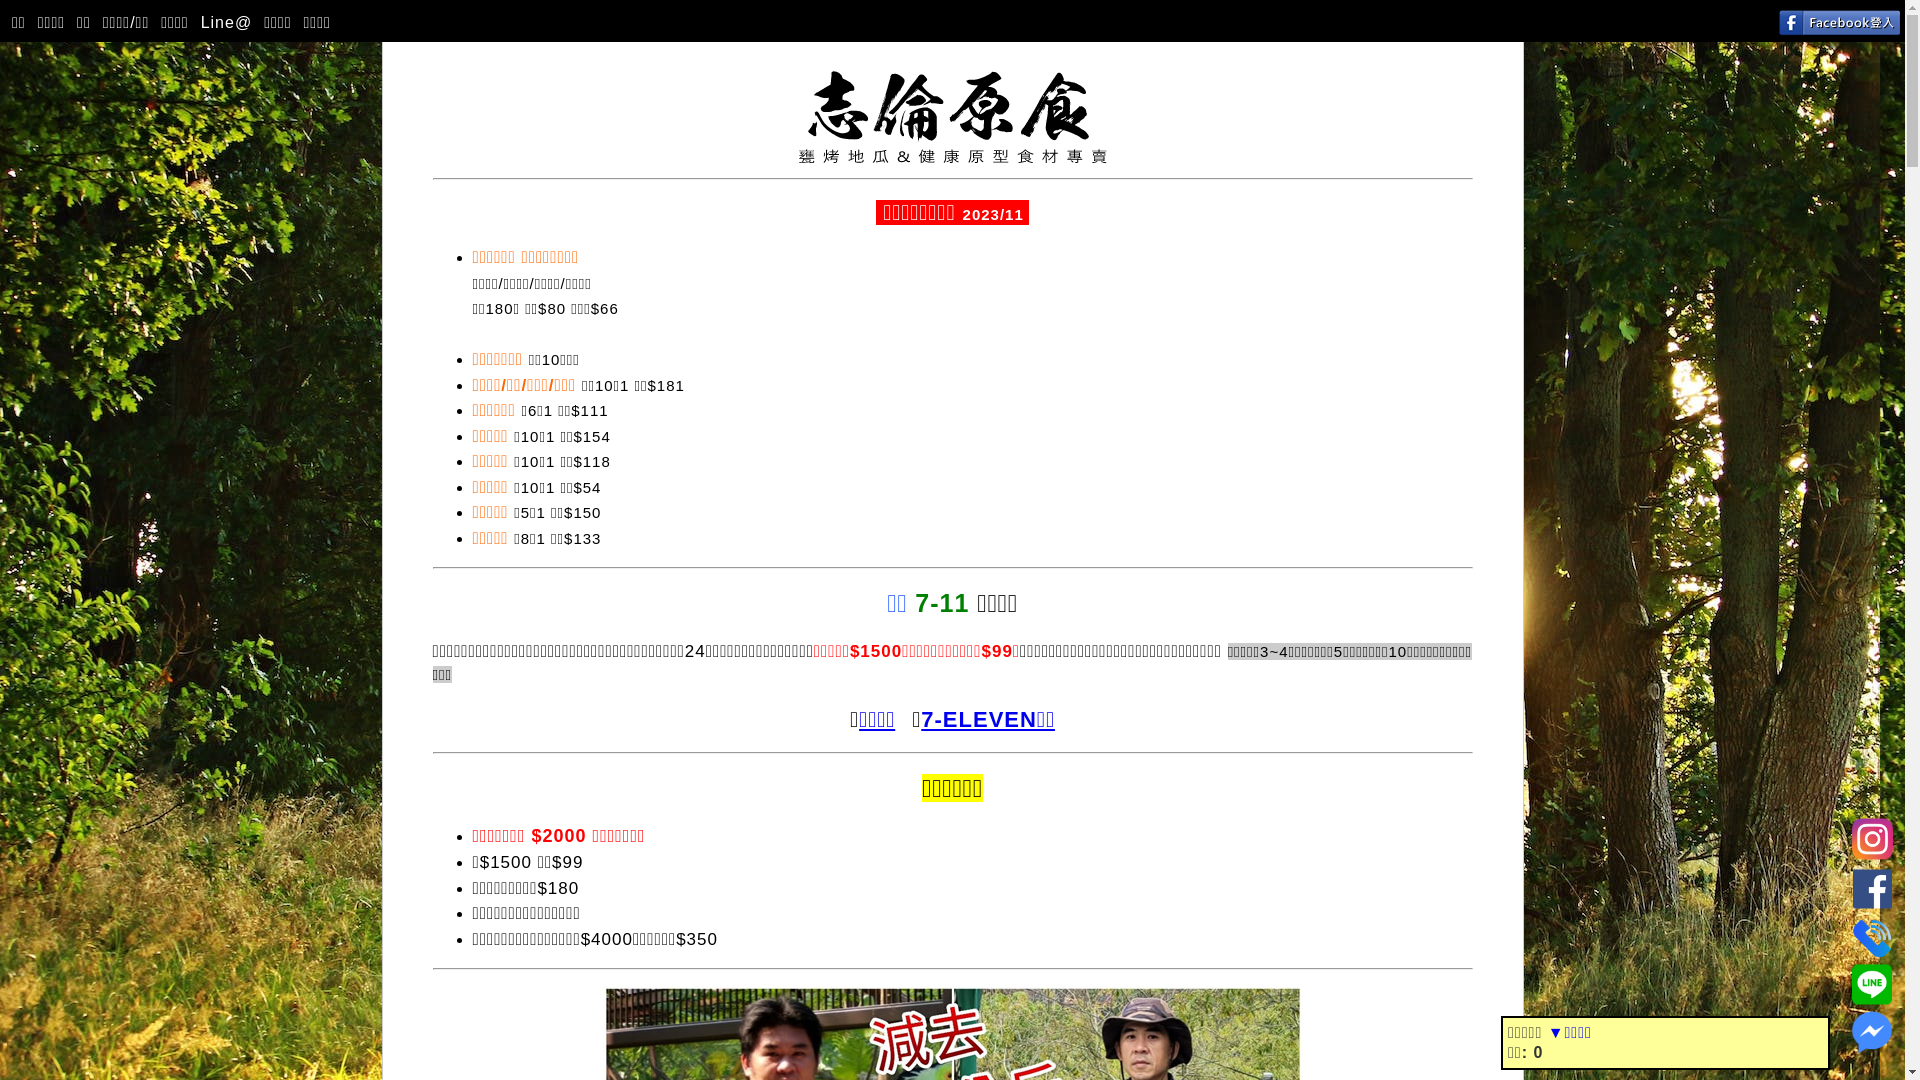 The height and width of the screenshot is (1080, 1920). Describe the element at coordinates (1851, 979) in the screenshot. I see `'LINE@'` at that location.